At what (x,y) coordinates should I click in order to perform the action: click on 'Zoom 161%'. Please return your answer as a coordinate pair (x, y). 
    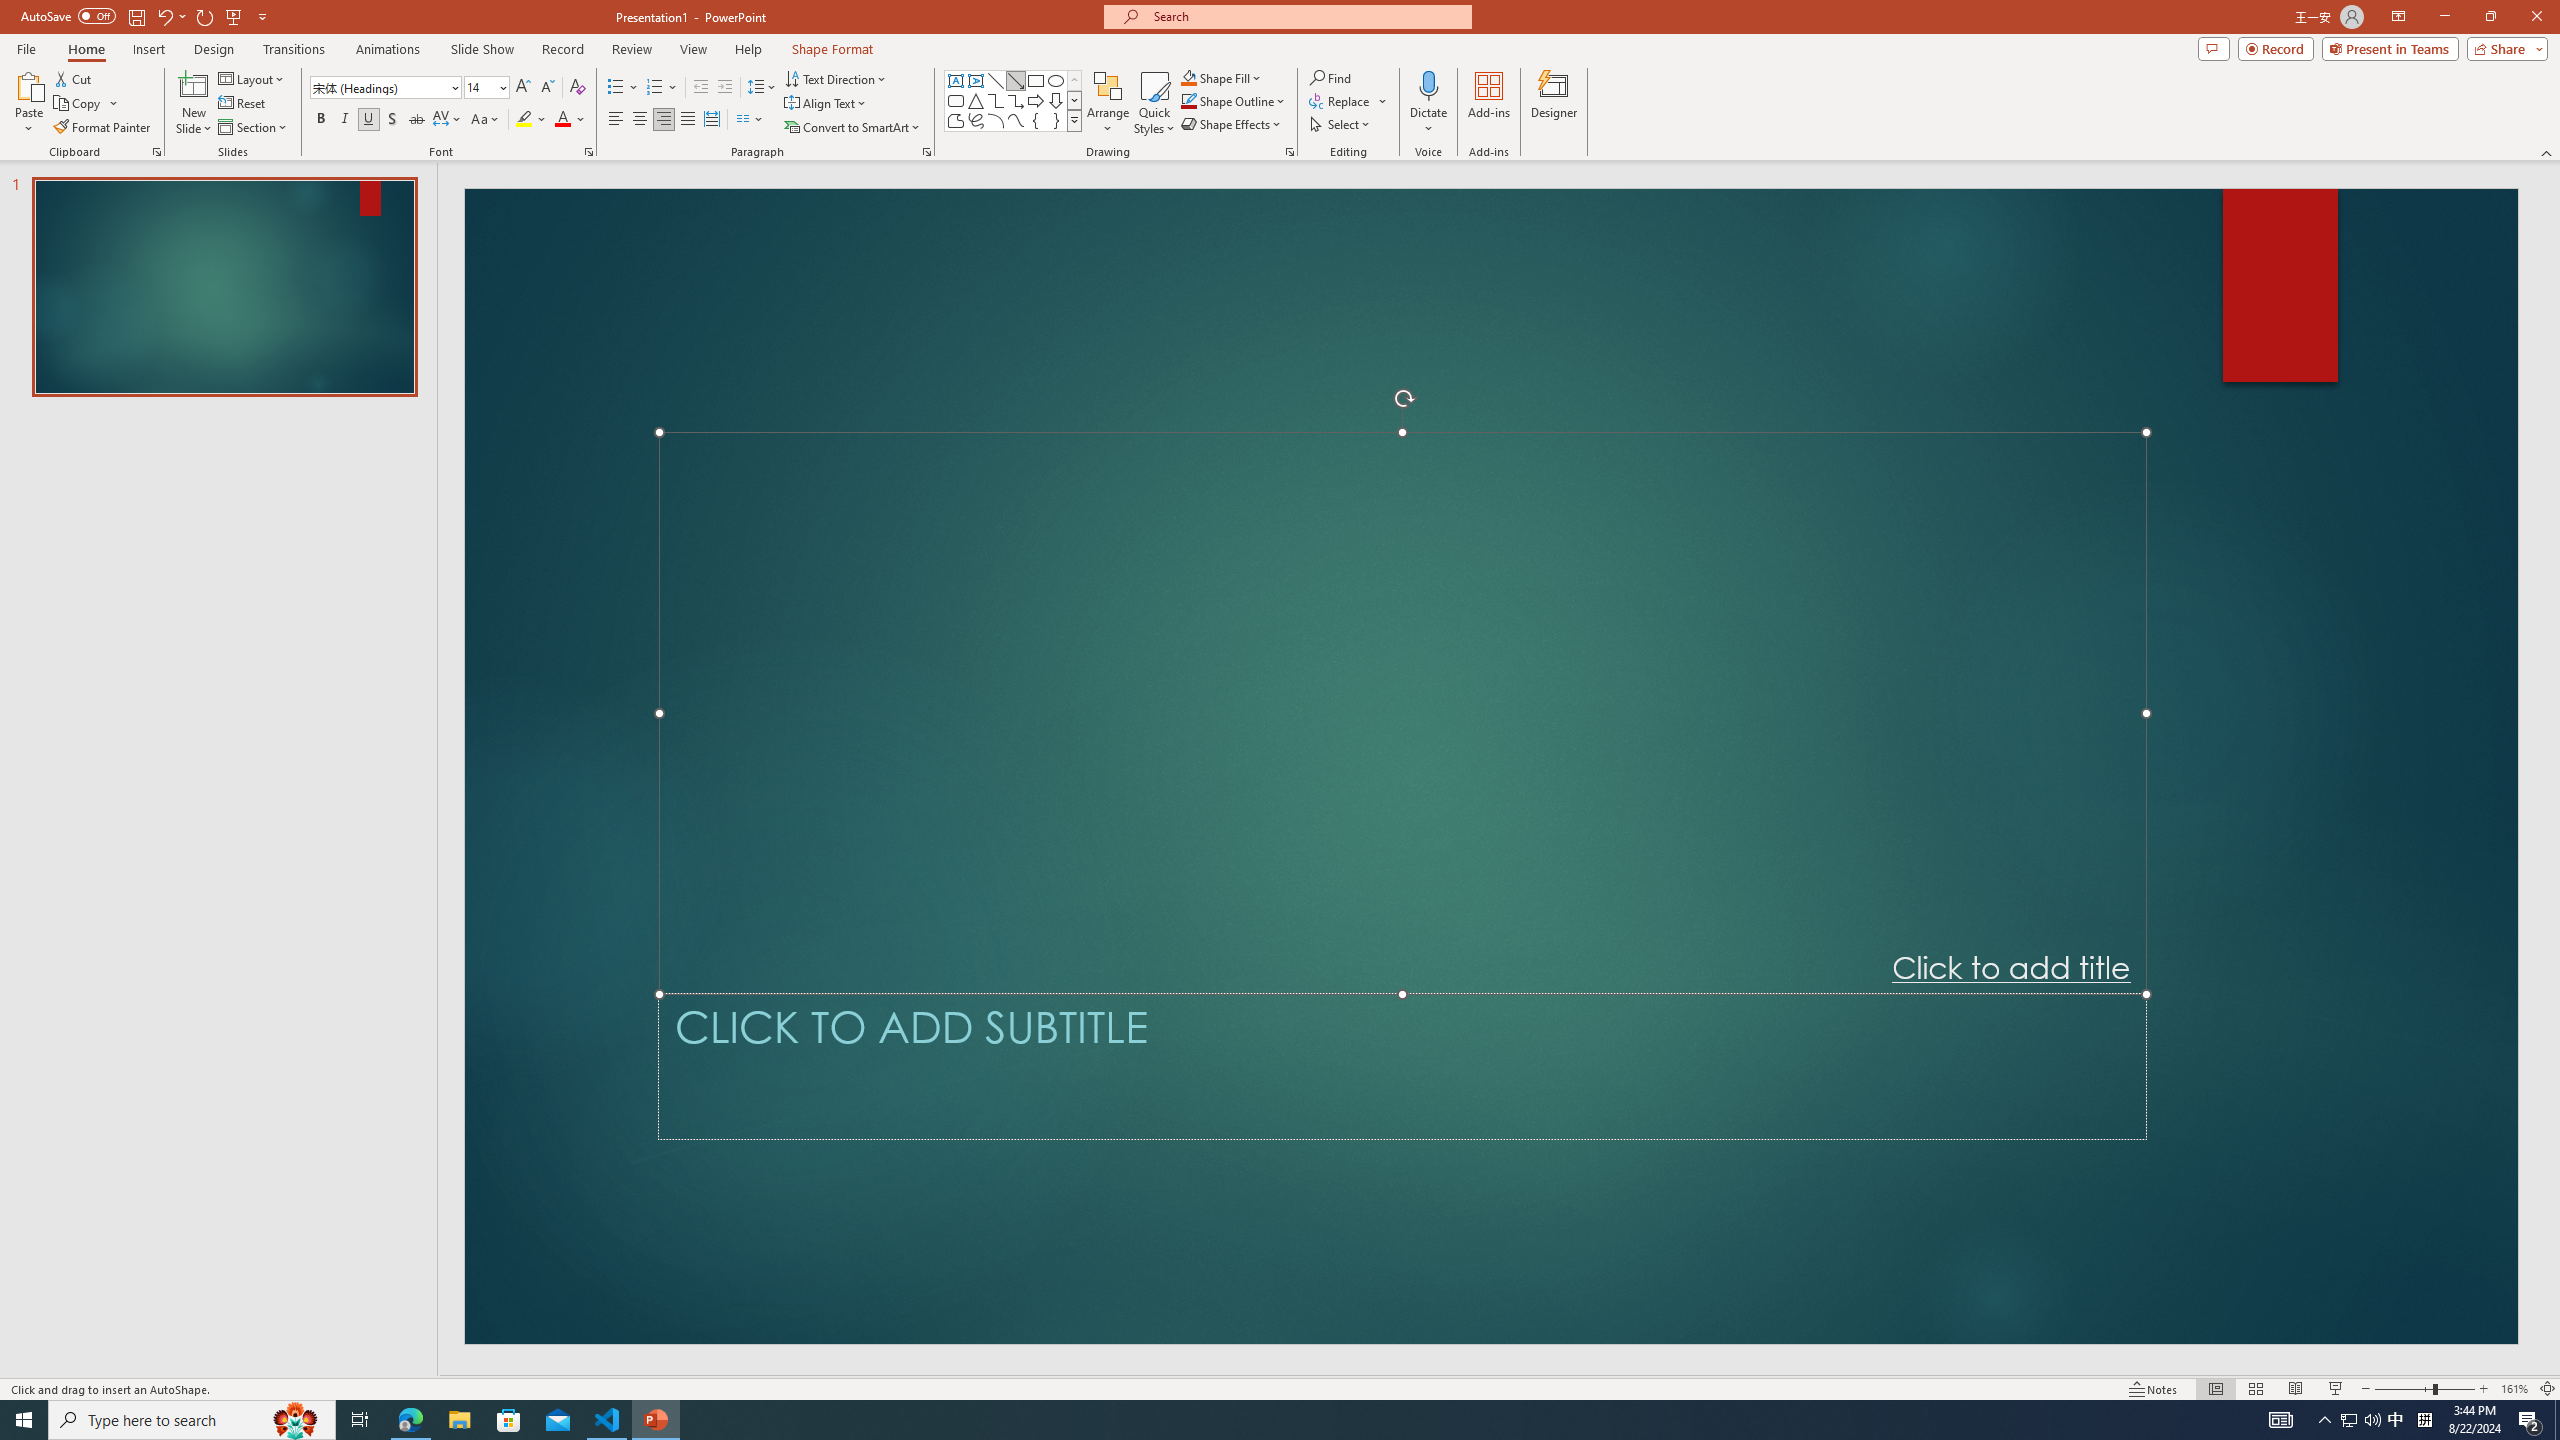
    Looking at the image, I should click on (2515, 1389).